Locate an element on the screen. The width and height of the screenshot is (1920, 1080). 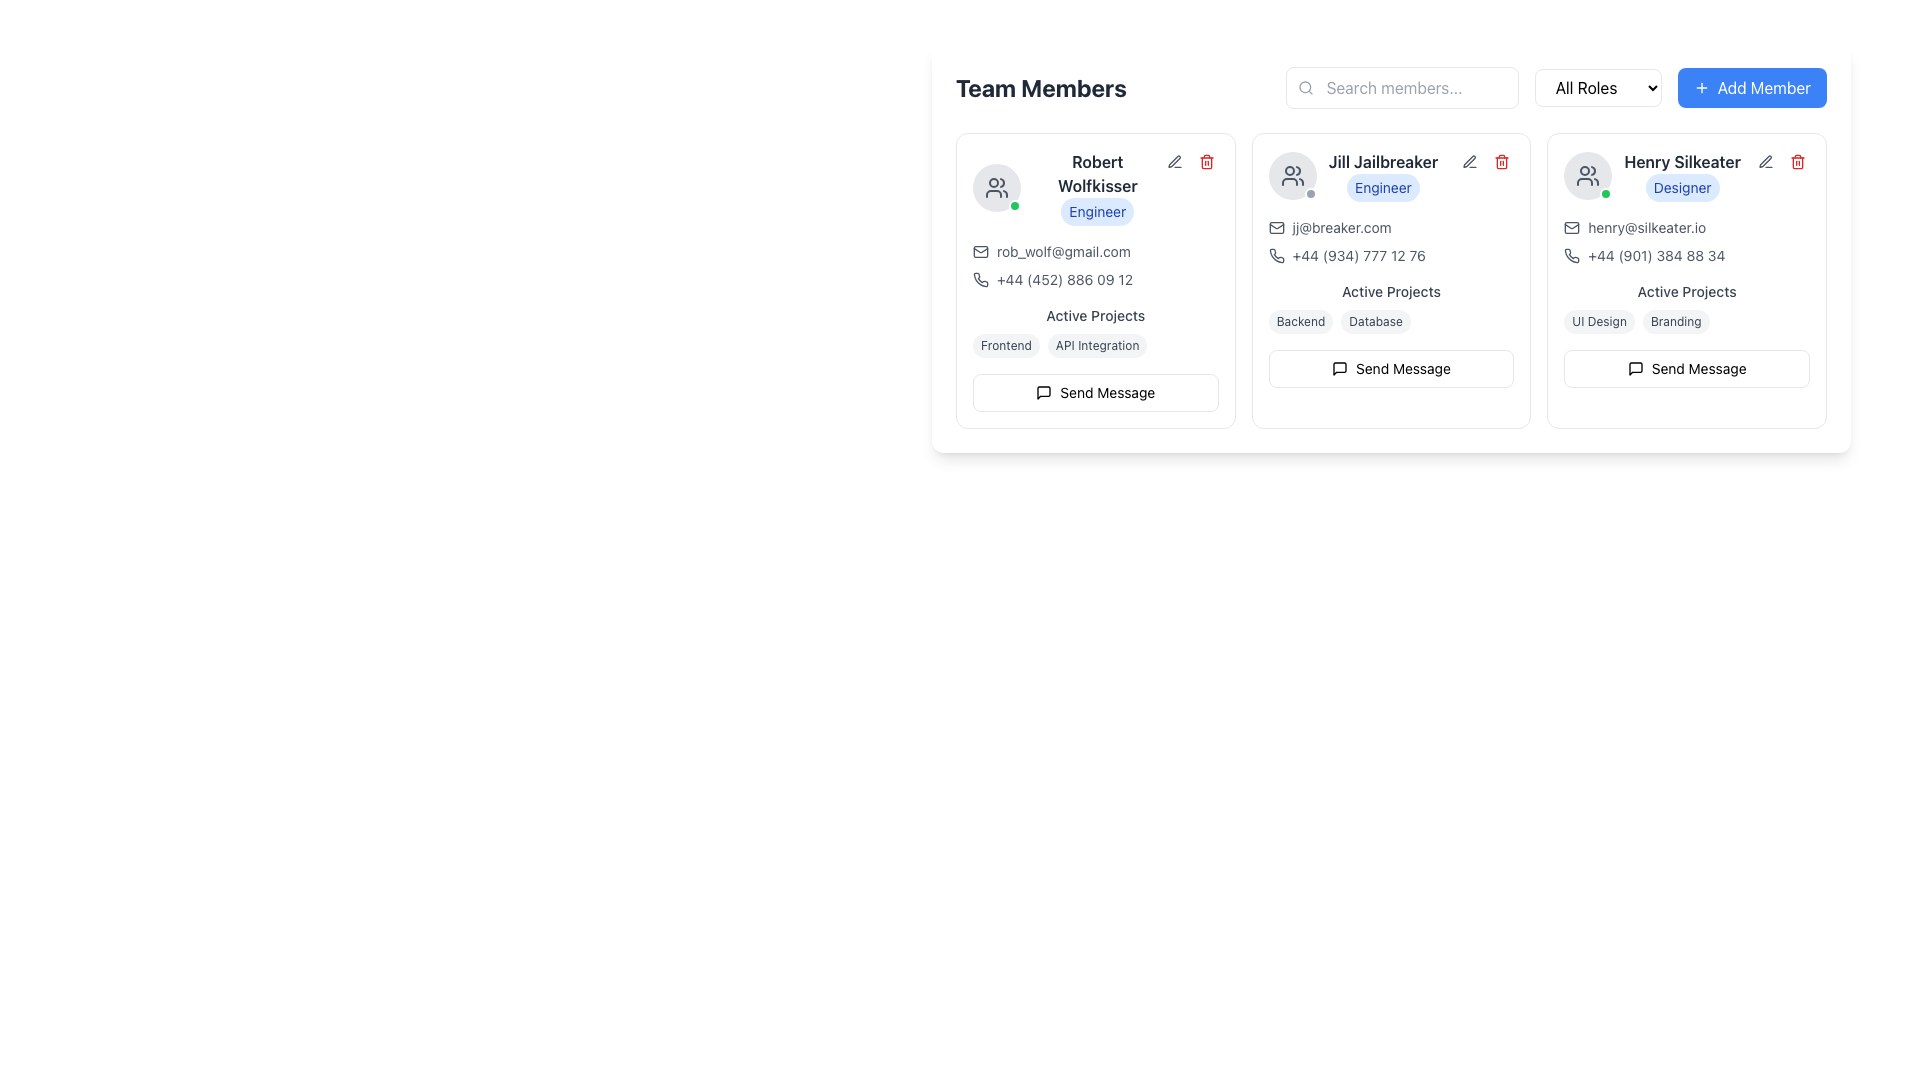
text label 'Jill Jailbreaker' with the role tag 'Engineer' located in the second profile card from the left in the 'Team Members' section, near the top part of the card, just below the profile icon is located at coordinates (1382, 175).